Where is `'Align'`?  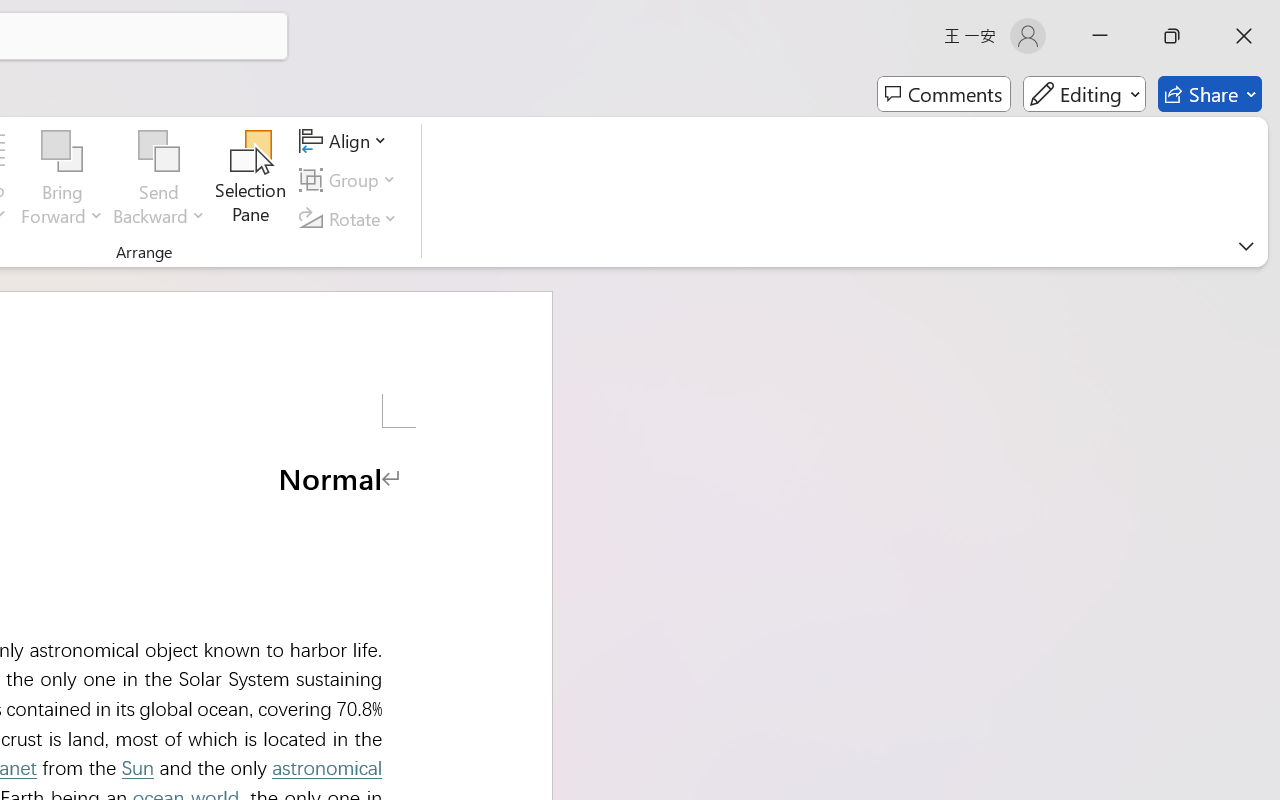 'Align' is located at coordinates (346, 141).